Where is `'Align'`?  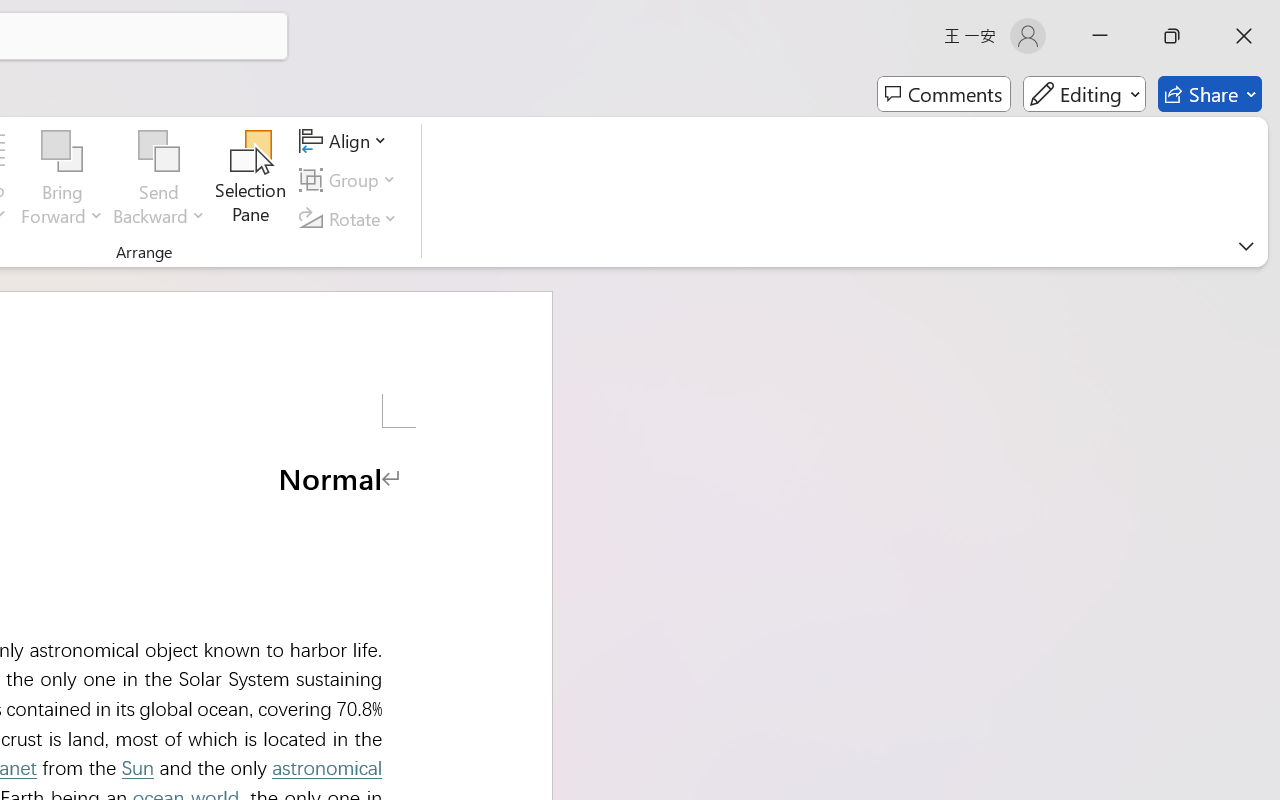 'Align' is located at coordinates (346, 141).